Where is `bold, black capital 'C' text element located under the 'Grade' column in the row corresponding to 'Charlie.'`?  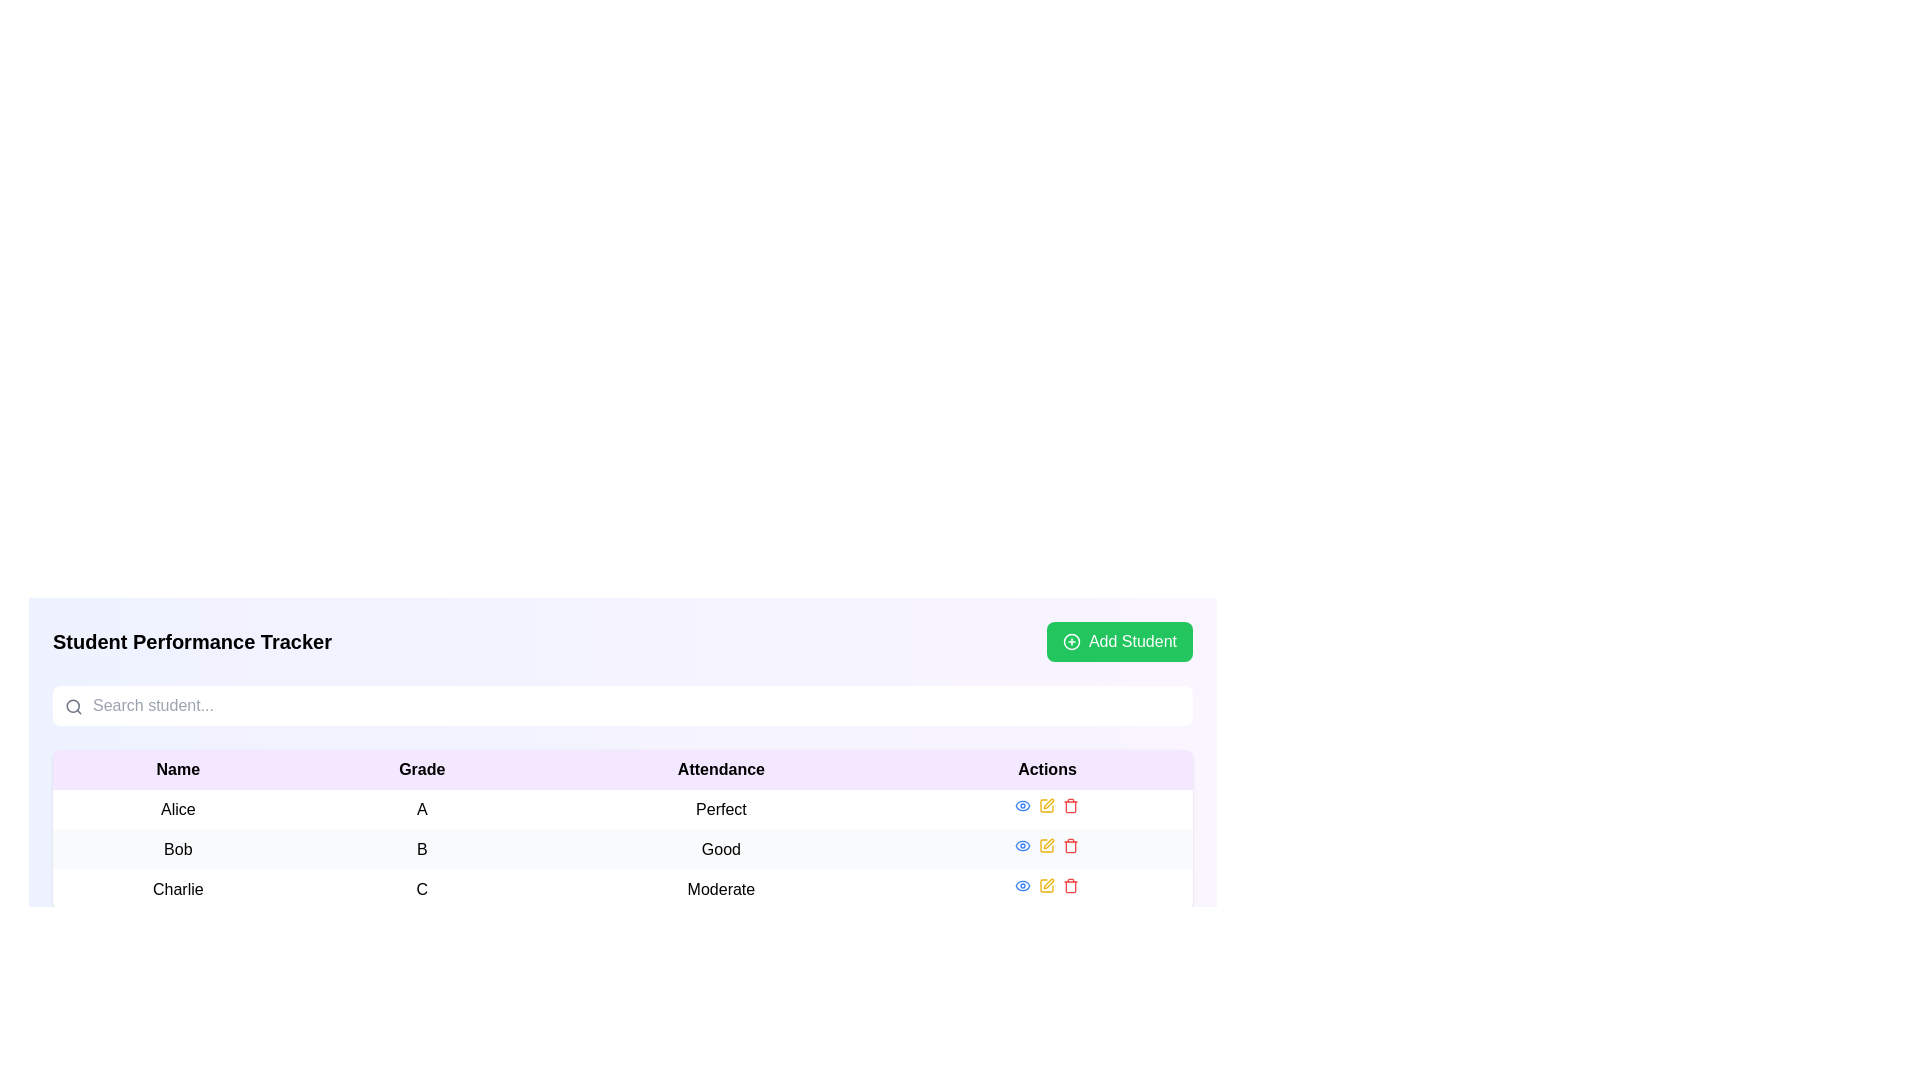 bold, black capital 'C' text element located under the 'Grade' column in the row corresponding to 'Charlie.' is located at coordinates (421, 889).